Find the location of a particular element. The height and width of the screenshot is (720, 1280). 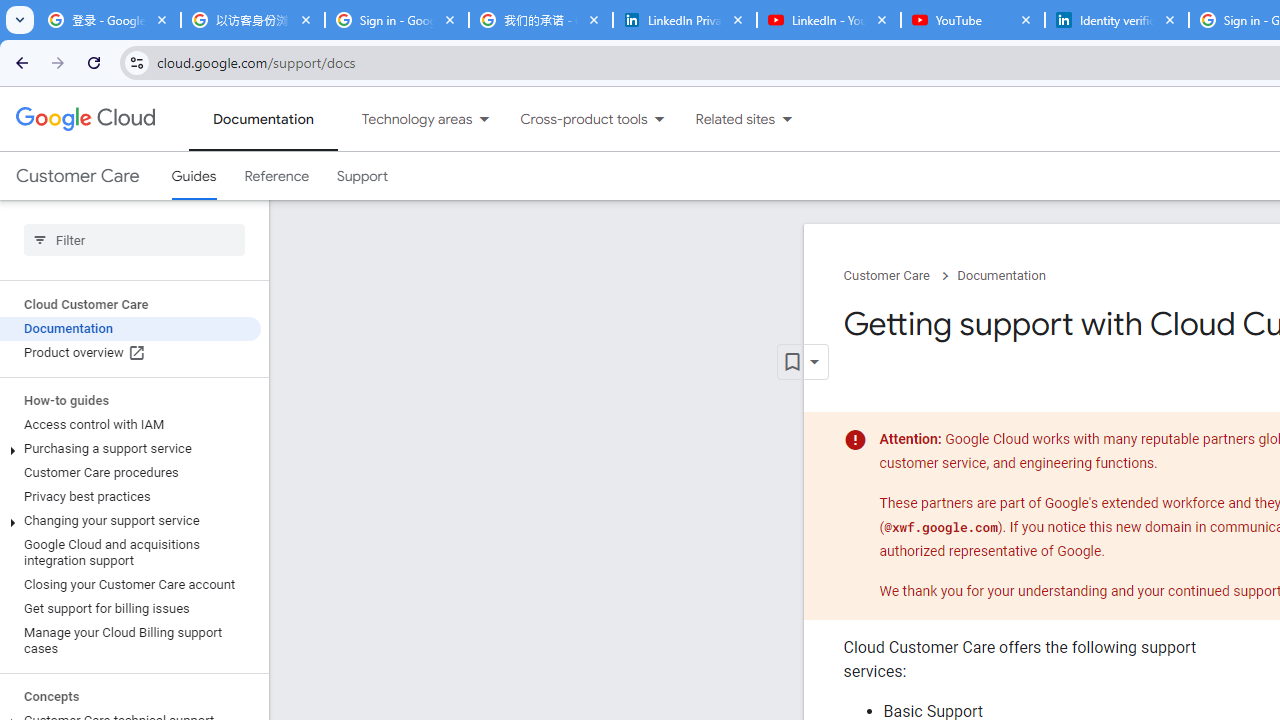

'Dropdown menu for Technology areas' is located at coordinates (484, 119).